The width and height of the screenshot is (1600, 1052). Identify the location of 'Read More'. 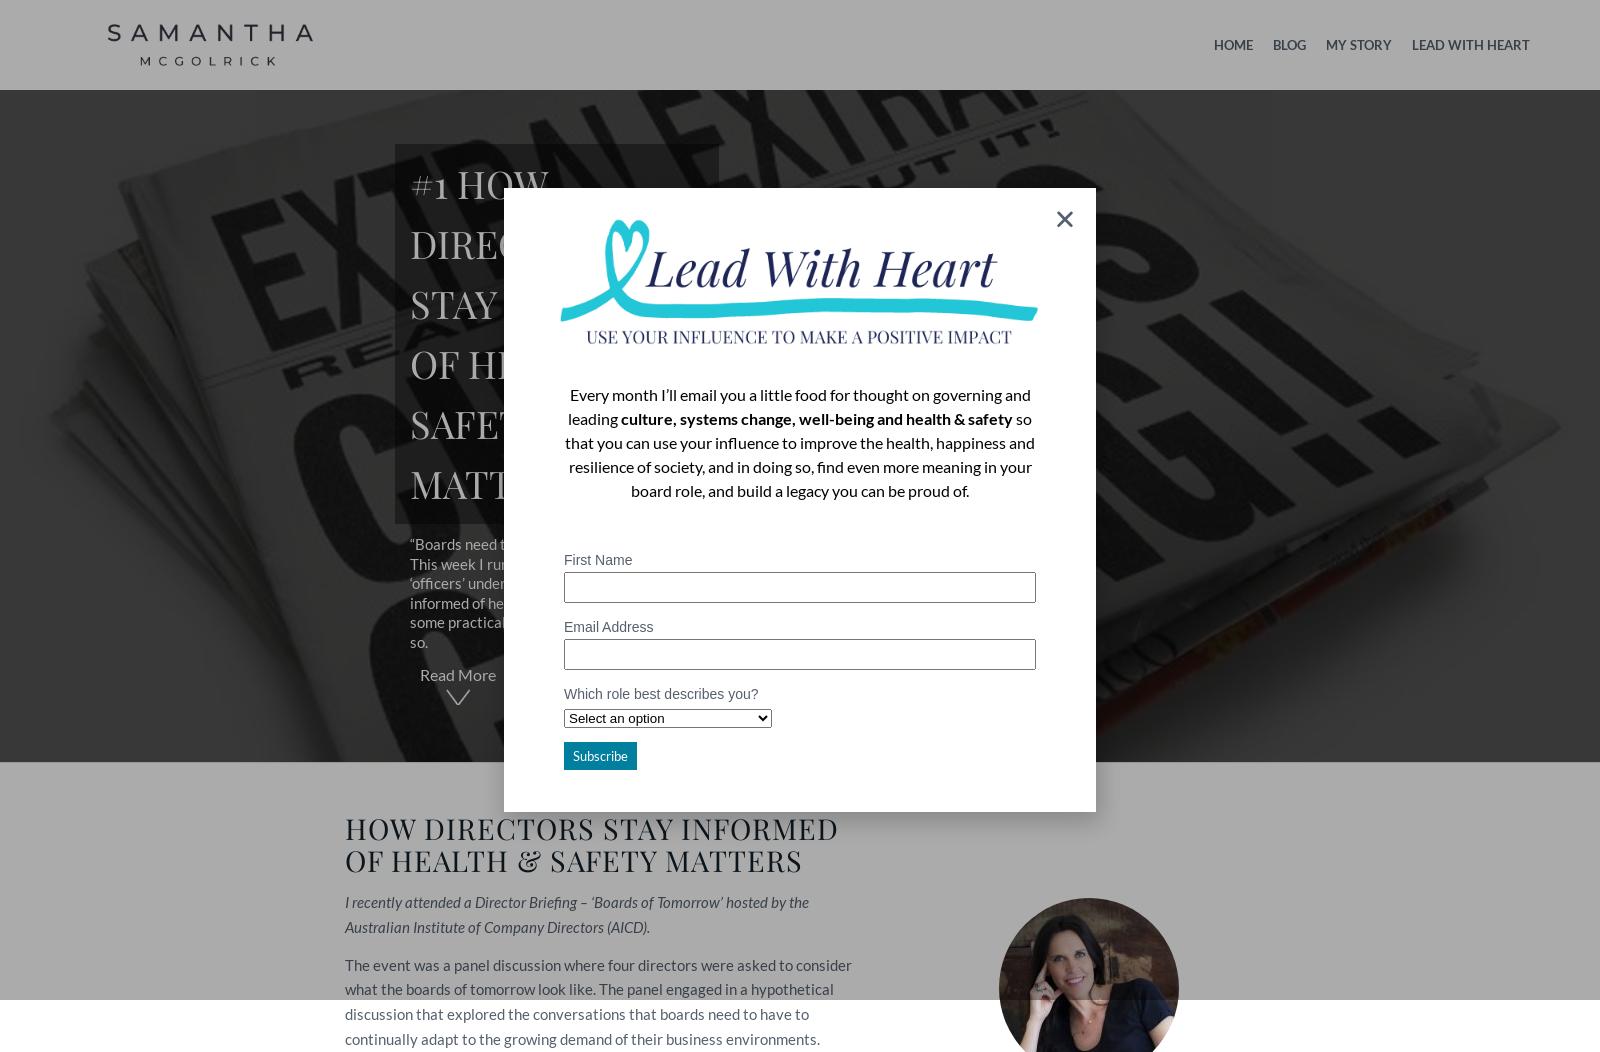
(457, 673).